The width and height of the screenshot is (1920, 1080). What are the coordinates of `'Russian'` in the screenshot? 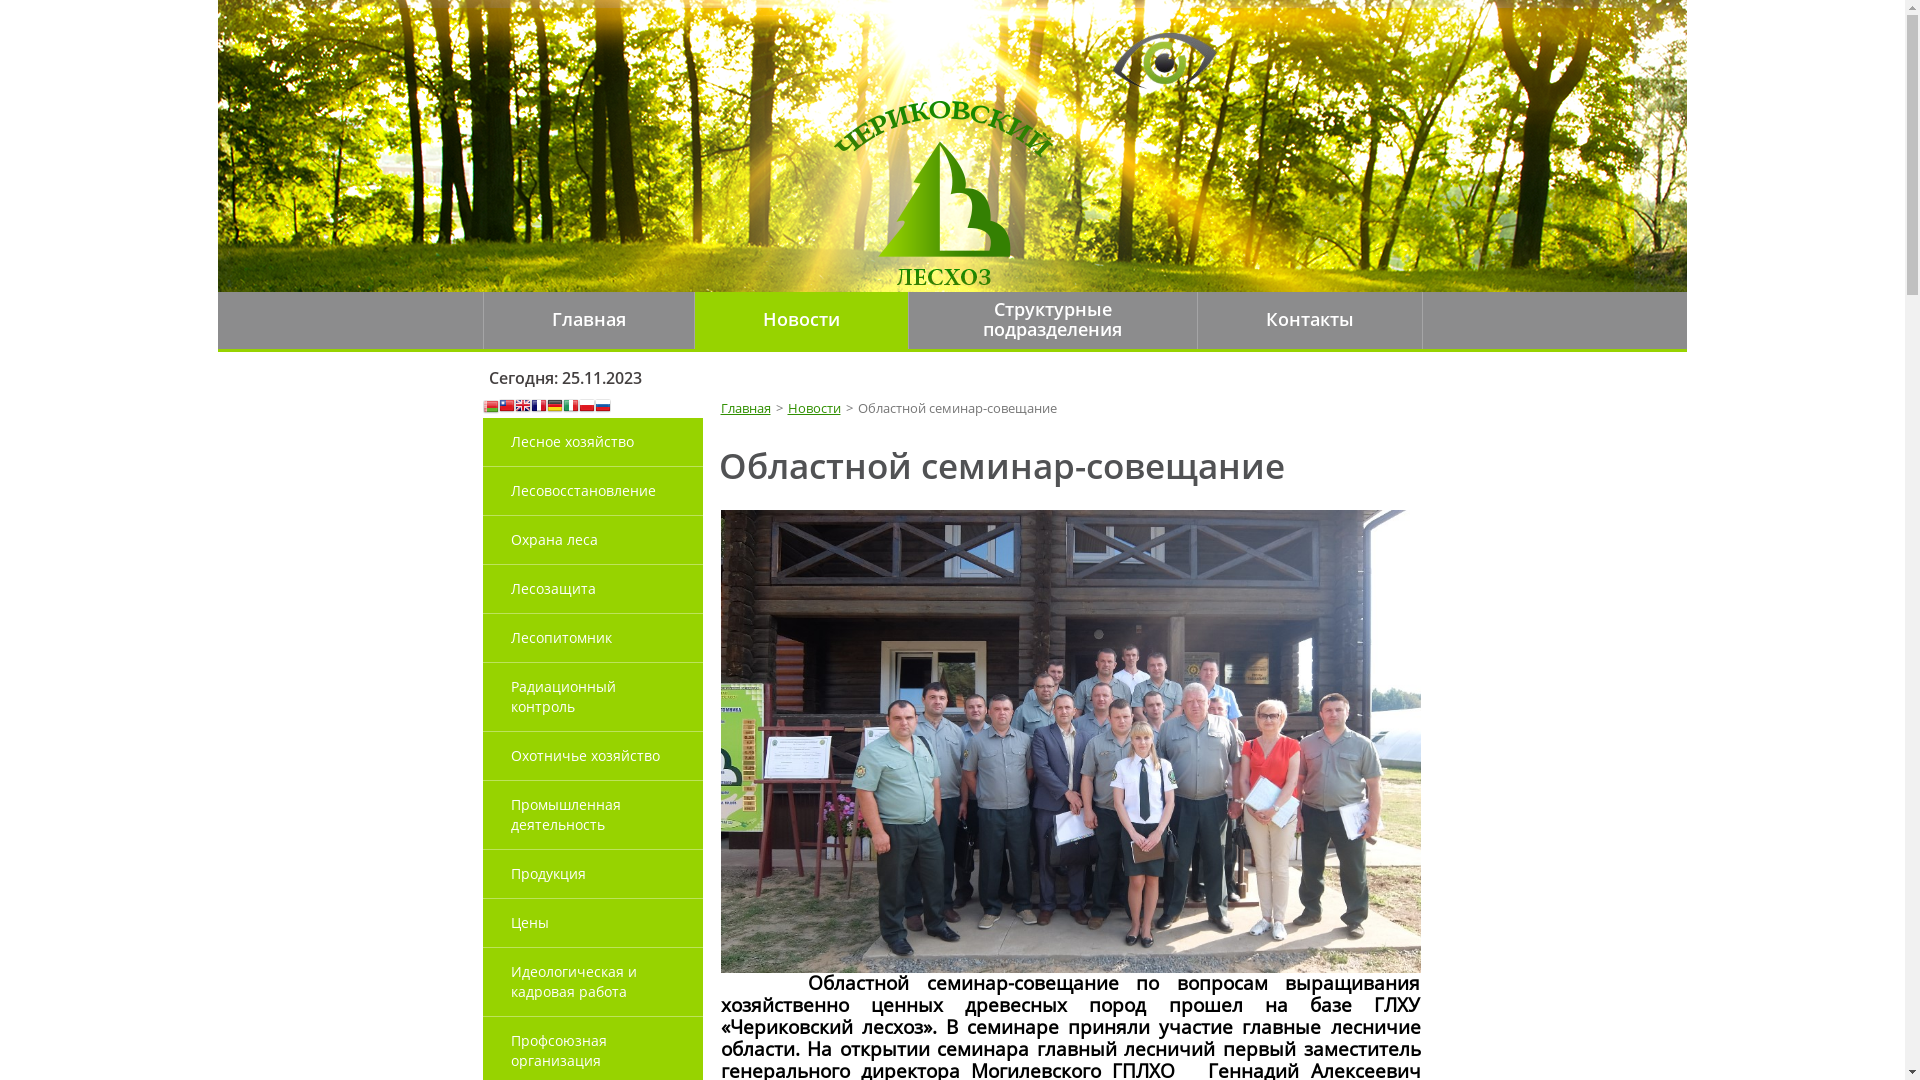 It's located at (600, 406).